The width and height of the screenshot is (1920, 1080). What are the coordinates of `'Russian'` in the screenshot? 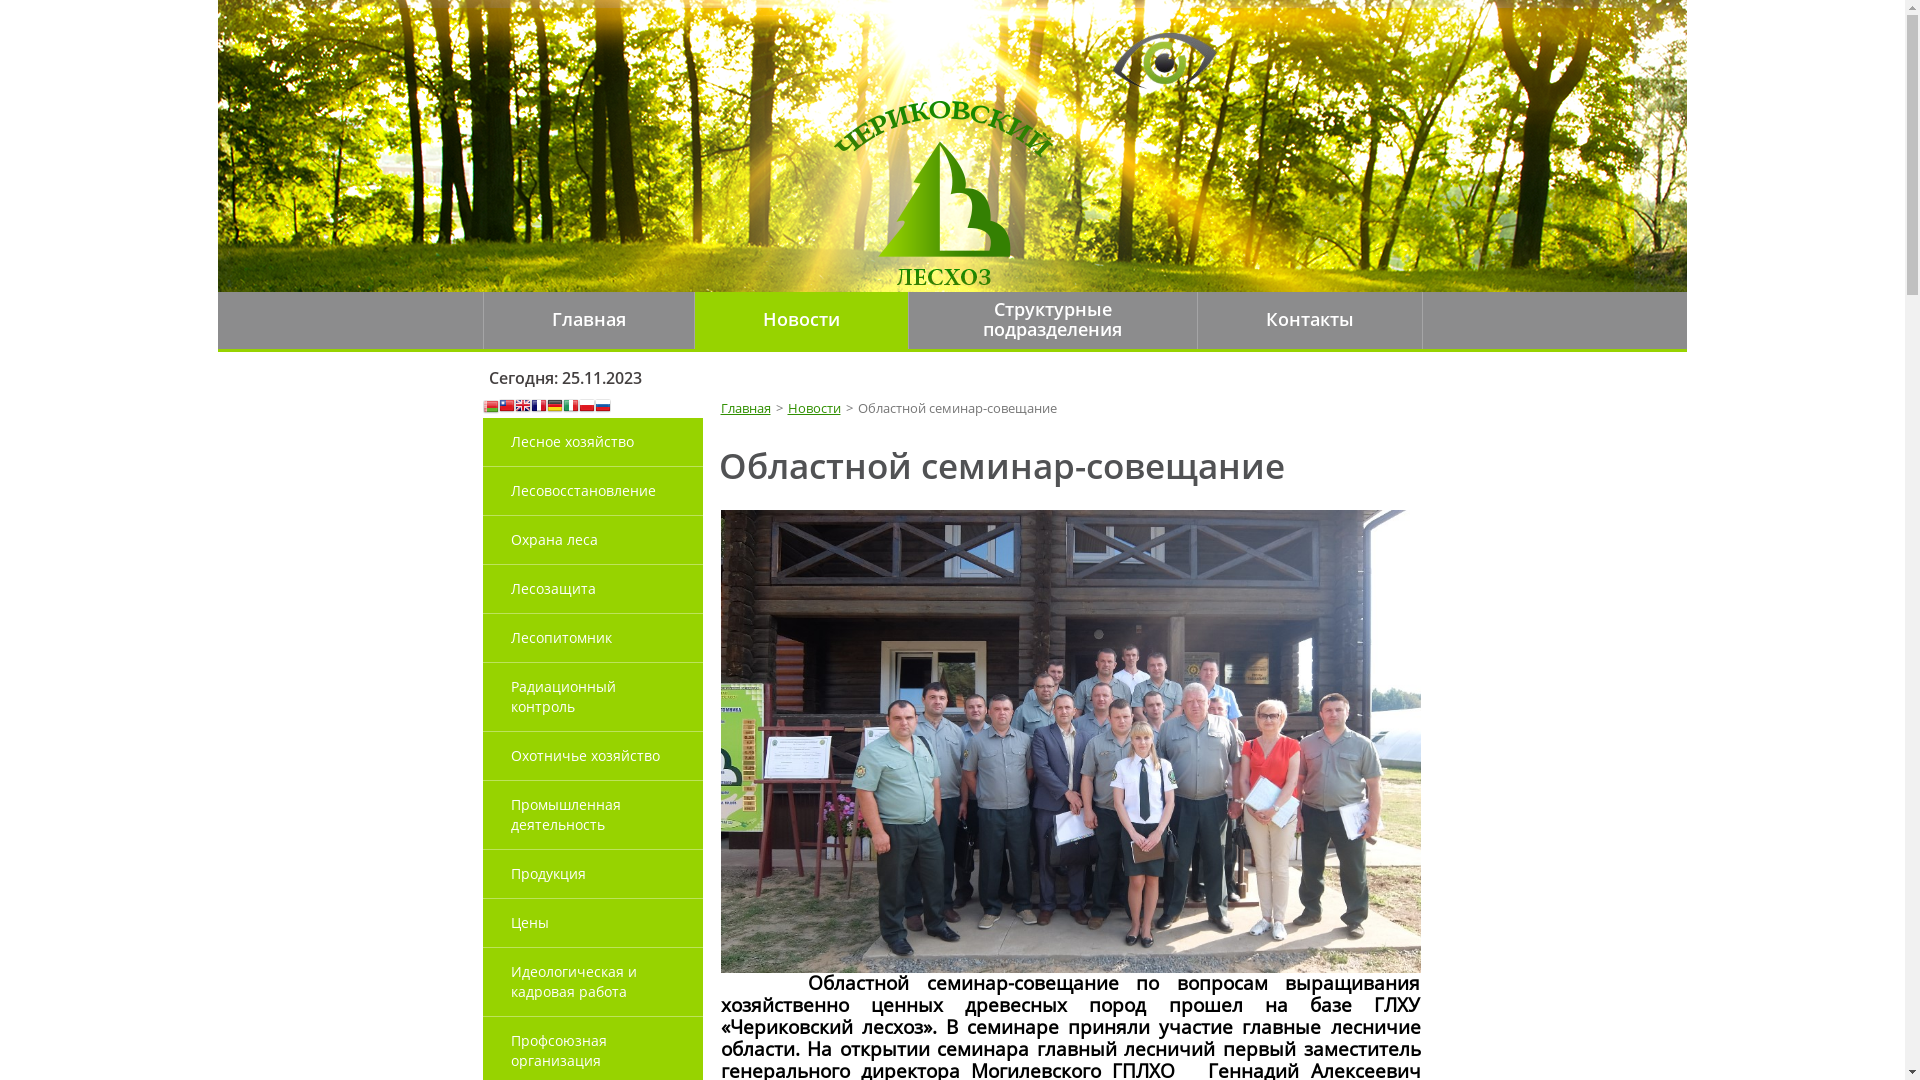 It's located at (600, 406).